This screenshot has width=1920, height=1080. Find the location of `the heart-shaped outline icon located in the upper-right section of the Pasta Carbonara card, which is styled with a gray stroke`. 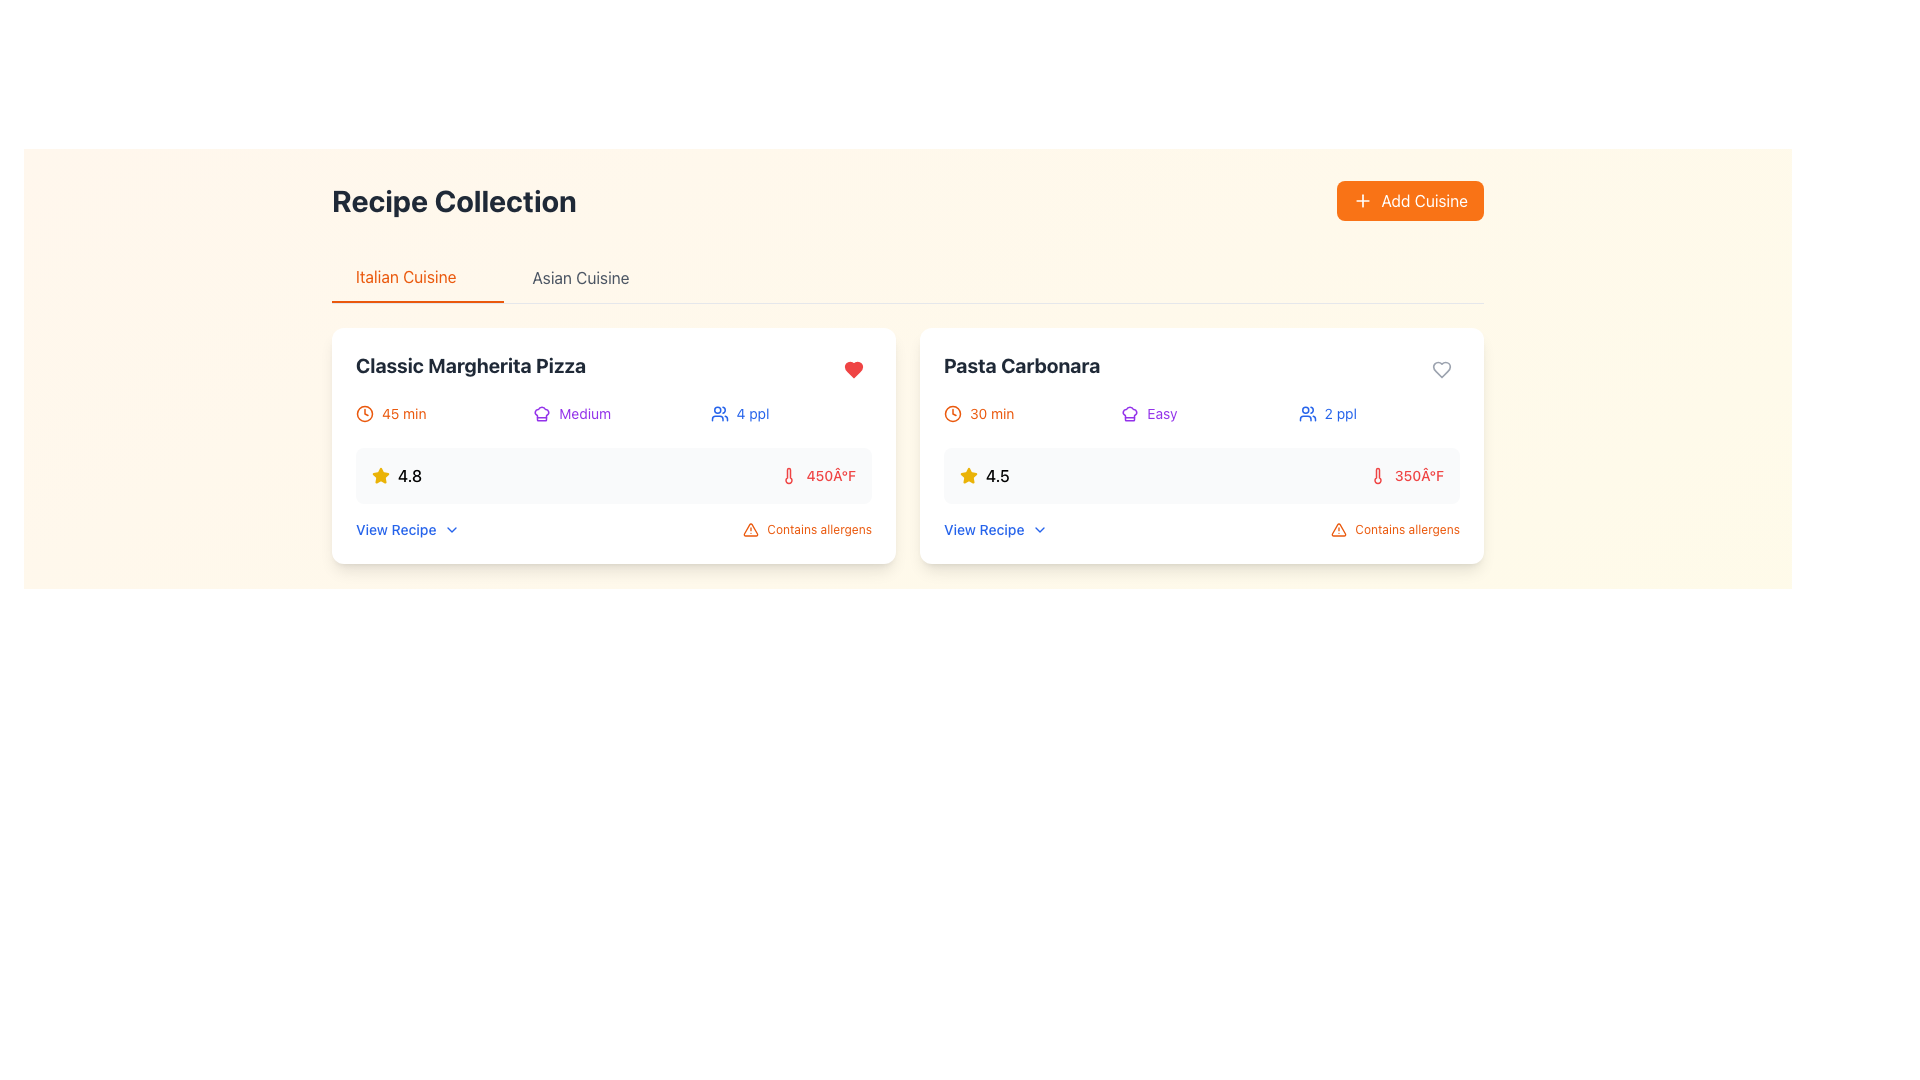

the heart-shaped outline icon located in the upper-right section of the Pasta Carbonara card, which is styled with a gray stroke is located at coordinates (1441, 370).